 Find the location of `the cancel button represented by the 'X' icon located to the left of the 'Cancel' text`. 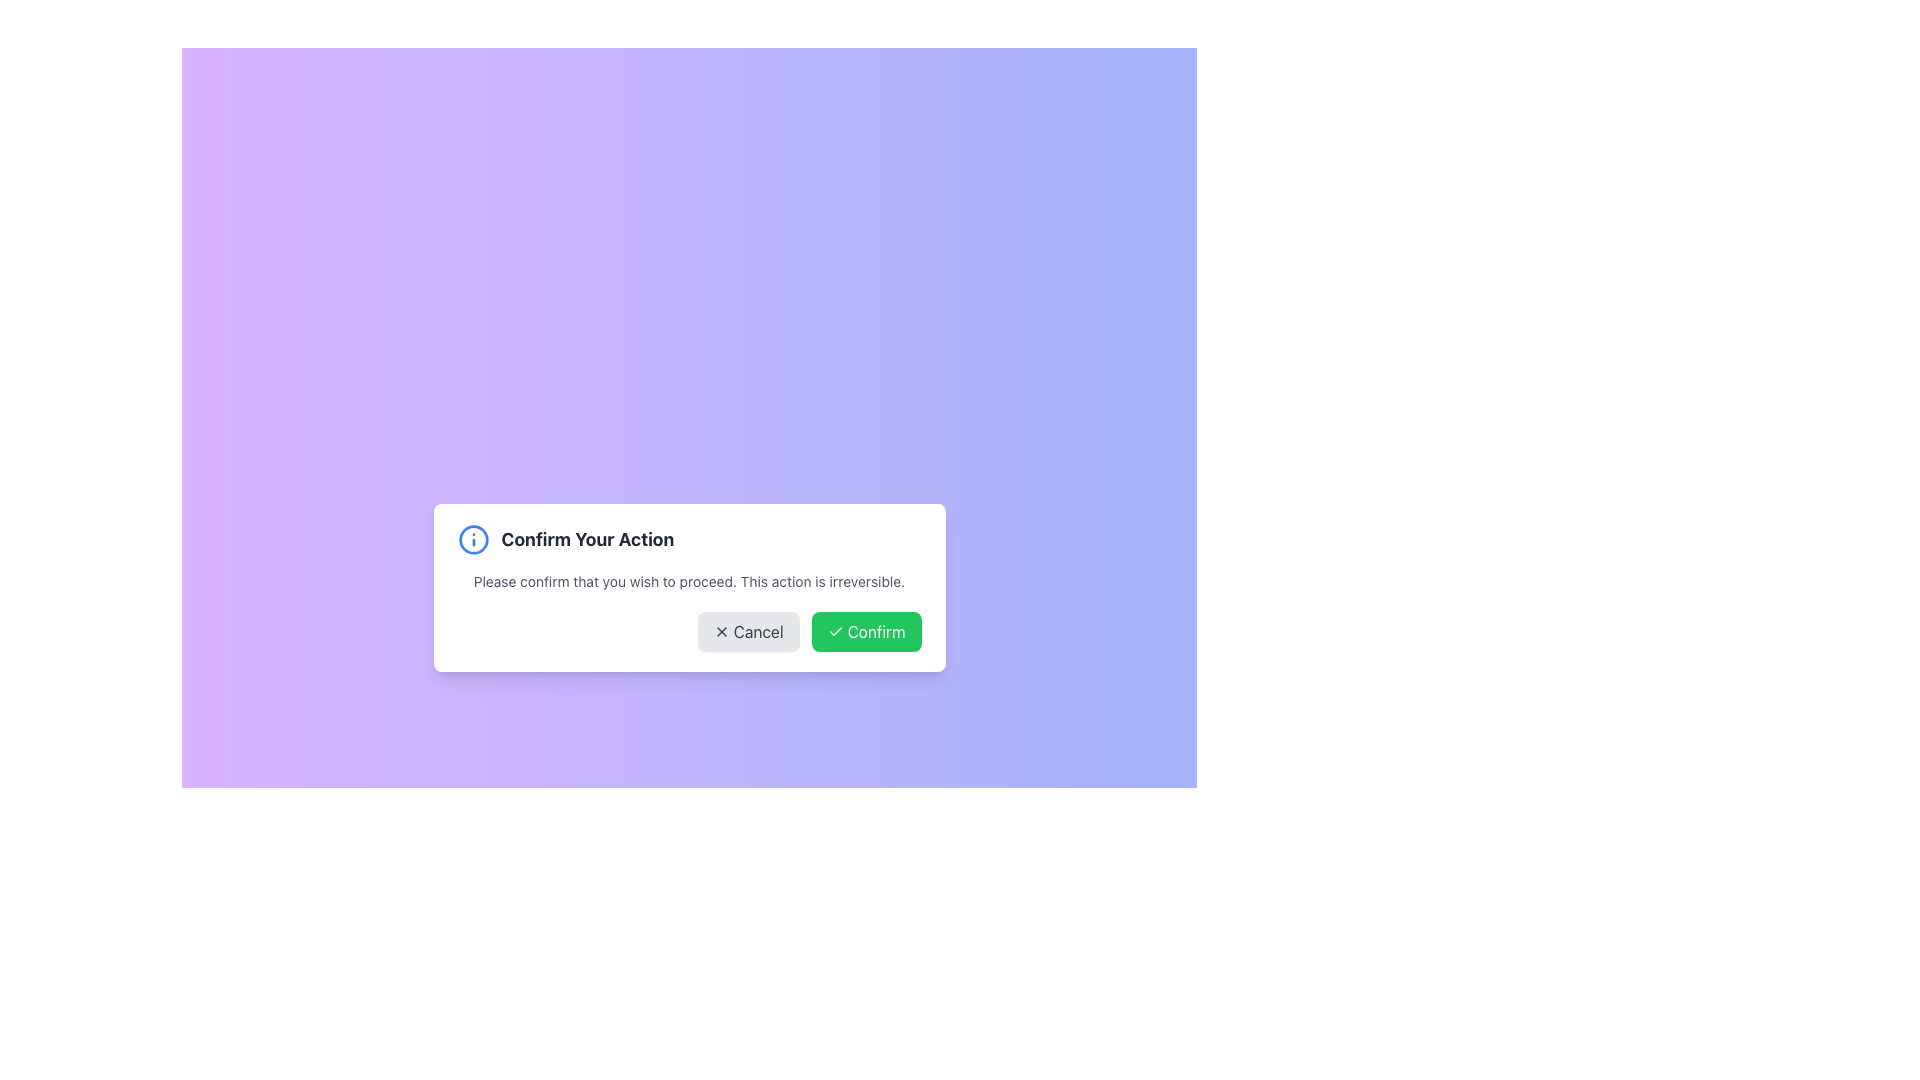

the cancel button represented by the 'X' icon located to the left of the 'Cancel' text is located at coordinates (720, 632).